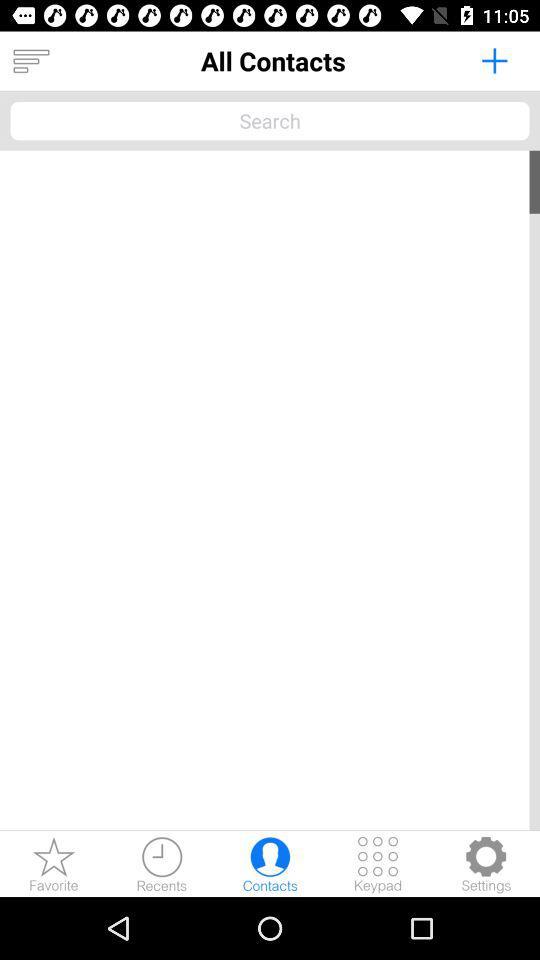 The height and width of the screenshot is (960, 540). What do you see at coordinates (378, 863) in the screenshot?
I see `use keypad` at bounding box center [378, 863].